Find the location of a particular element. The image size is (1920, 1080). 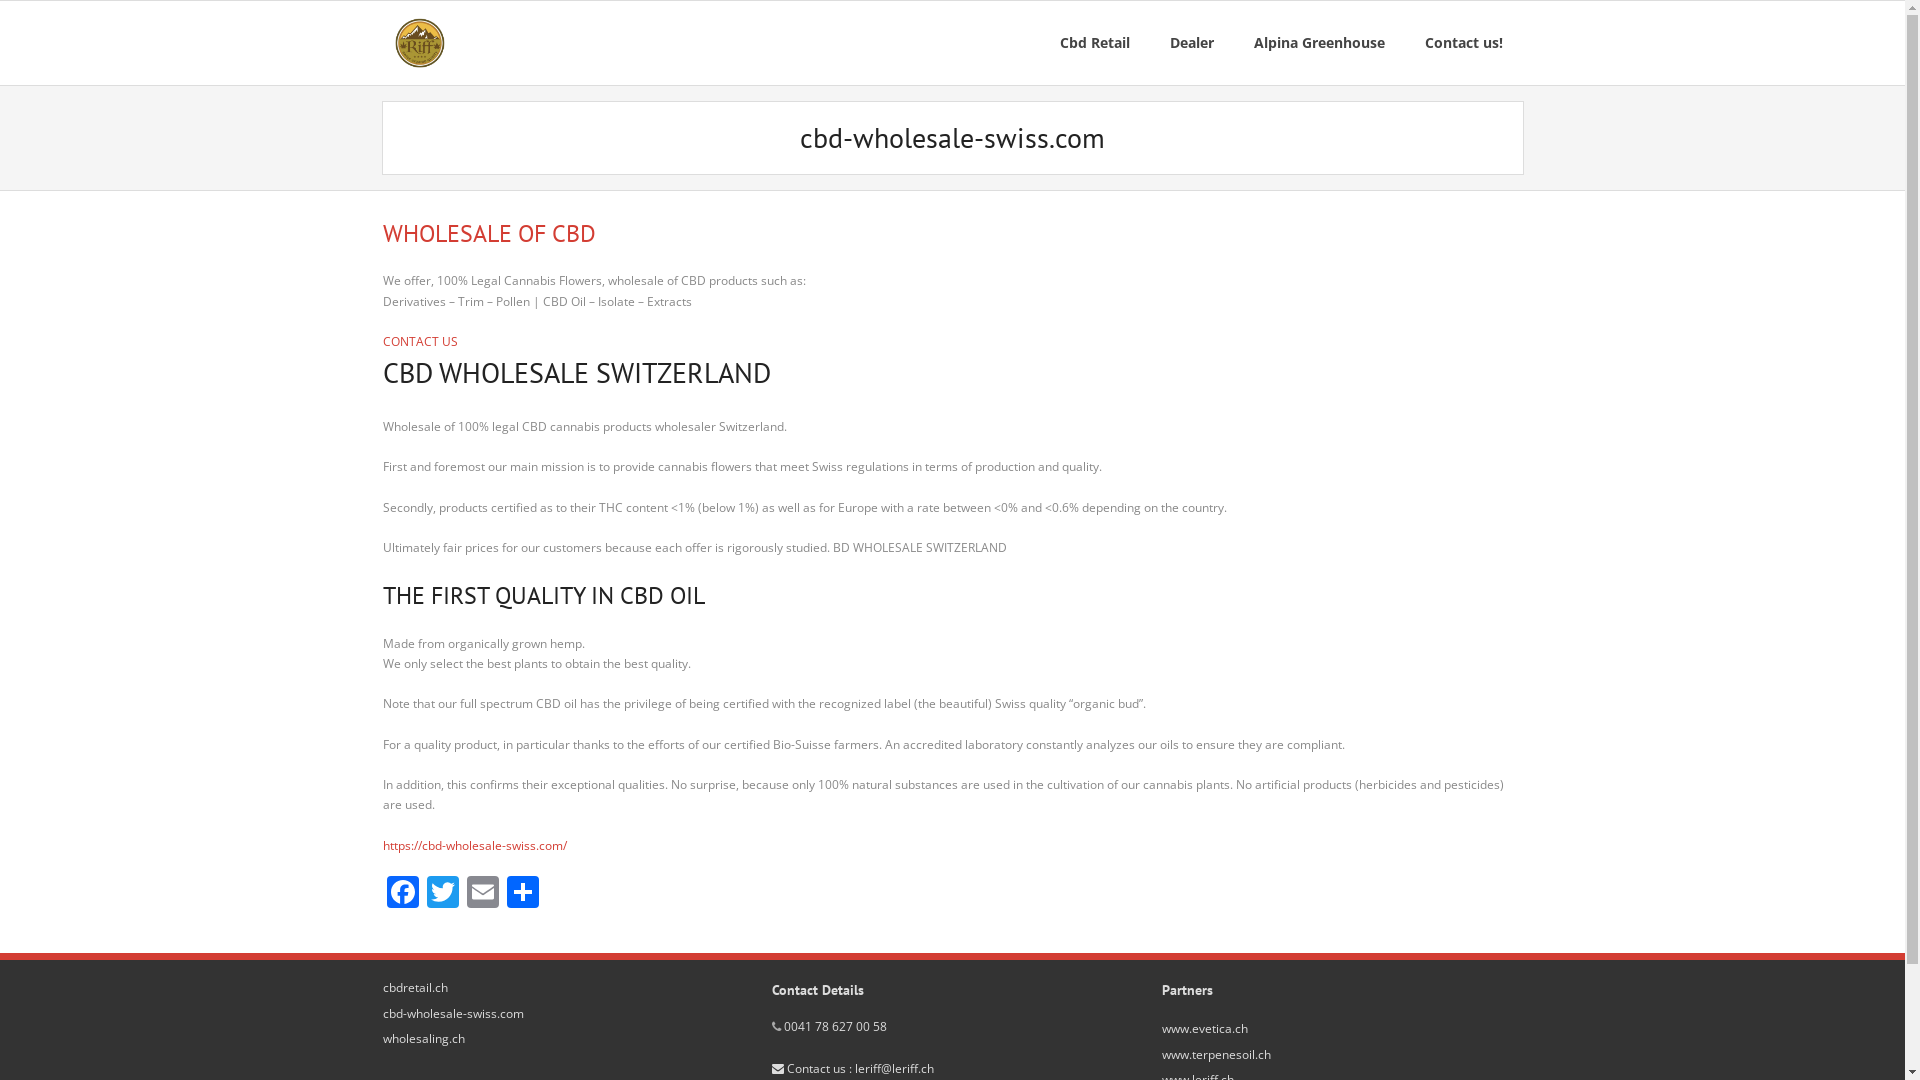

'Alpina Greenhouse' is located at coordinates (1319, 42).